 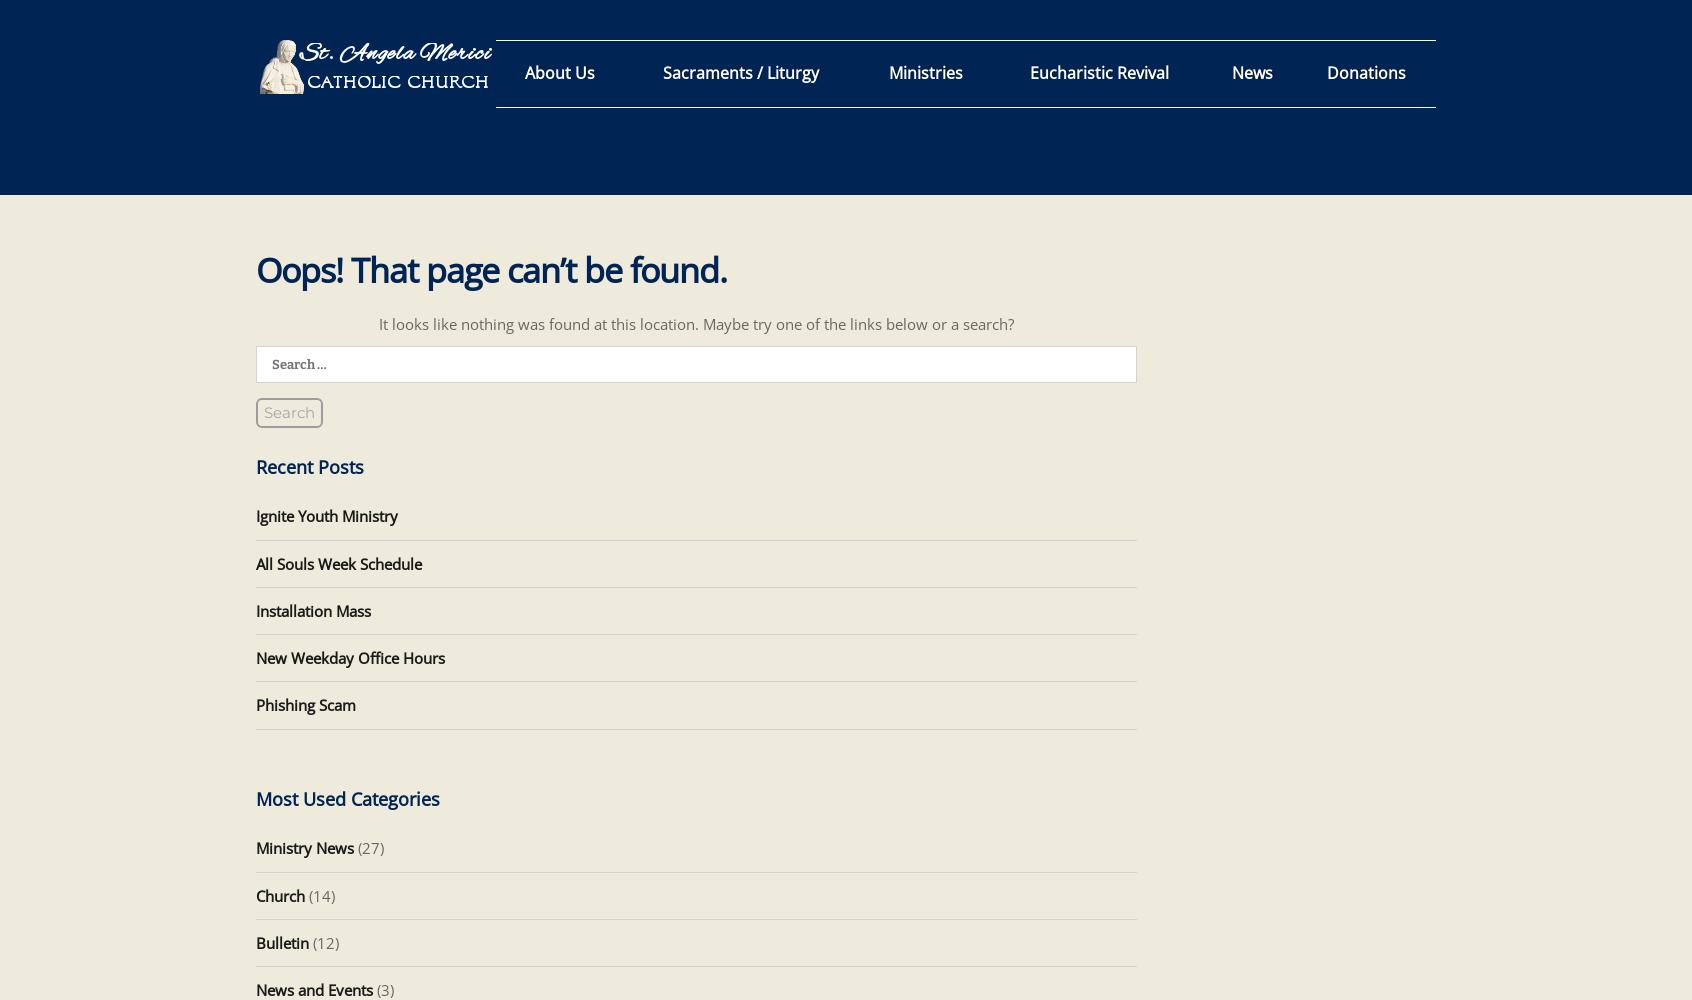 I want to click on 'Ignite Youth Ministry', so click(x=325, y=516).